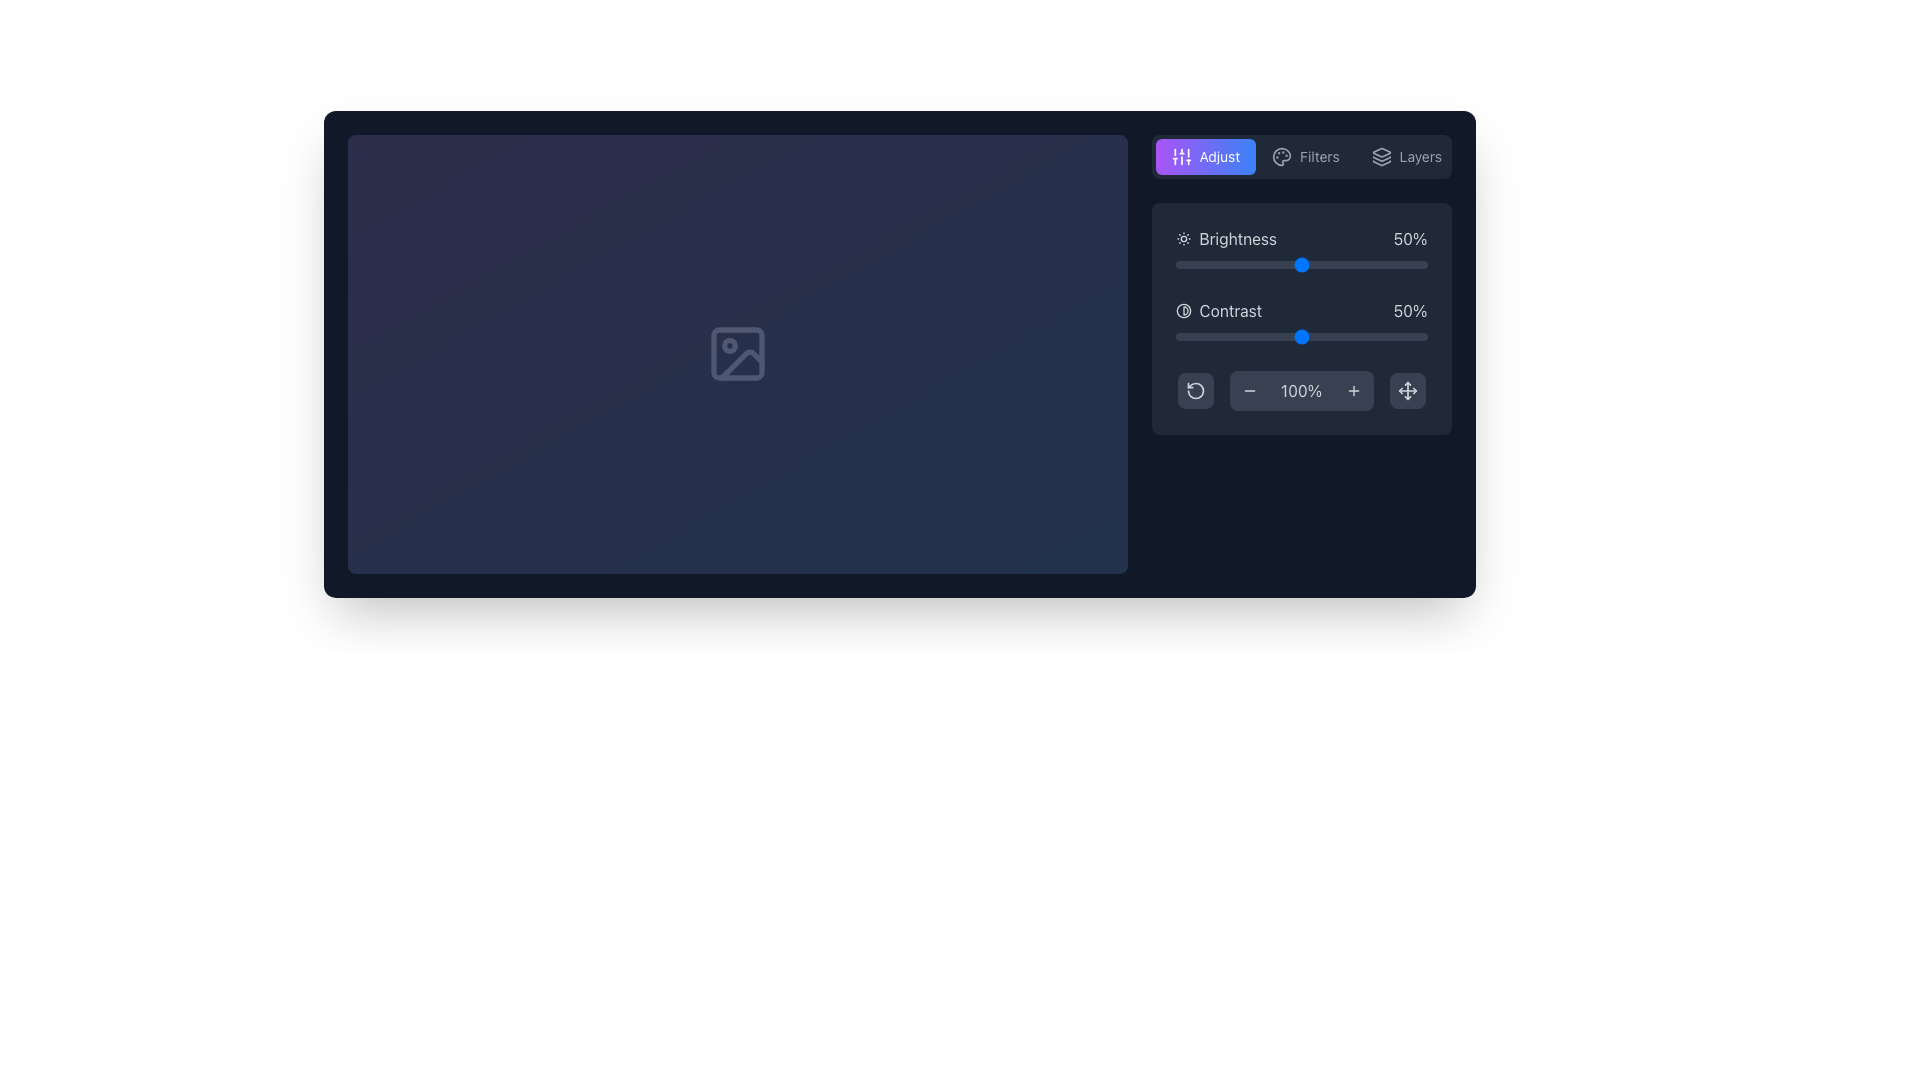 This screenshot has width=1920, height=1080. Describe the element at coordinates (1181, 156) in the screenshot. I see `the adjustable settings icon located within the 'Adjust' button at the top-right segment of the interface` at that location.